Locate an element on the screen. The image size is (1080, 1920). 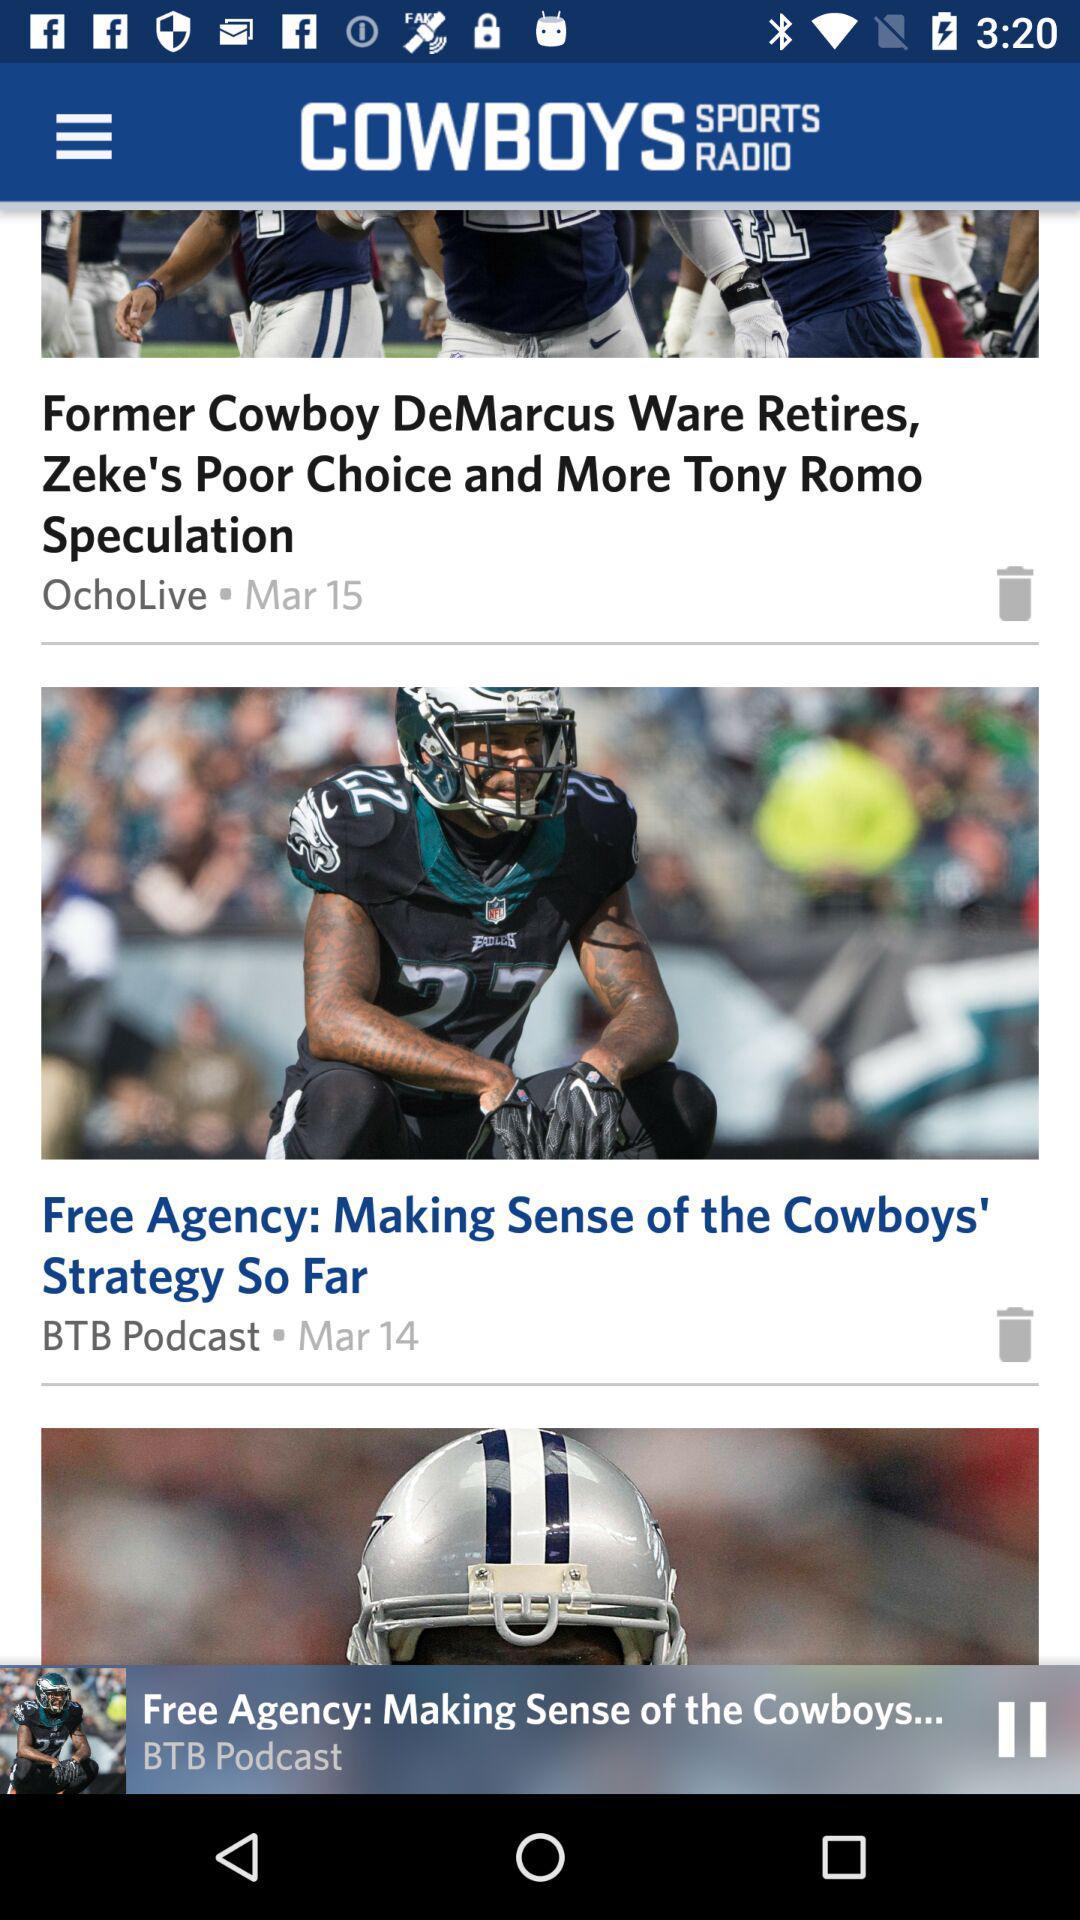
the pause icon is located at coordinates (1022, 1728).